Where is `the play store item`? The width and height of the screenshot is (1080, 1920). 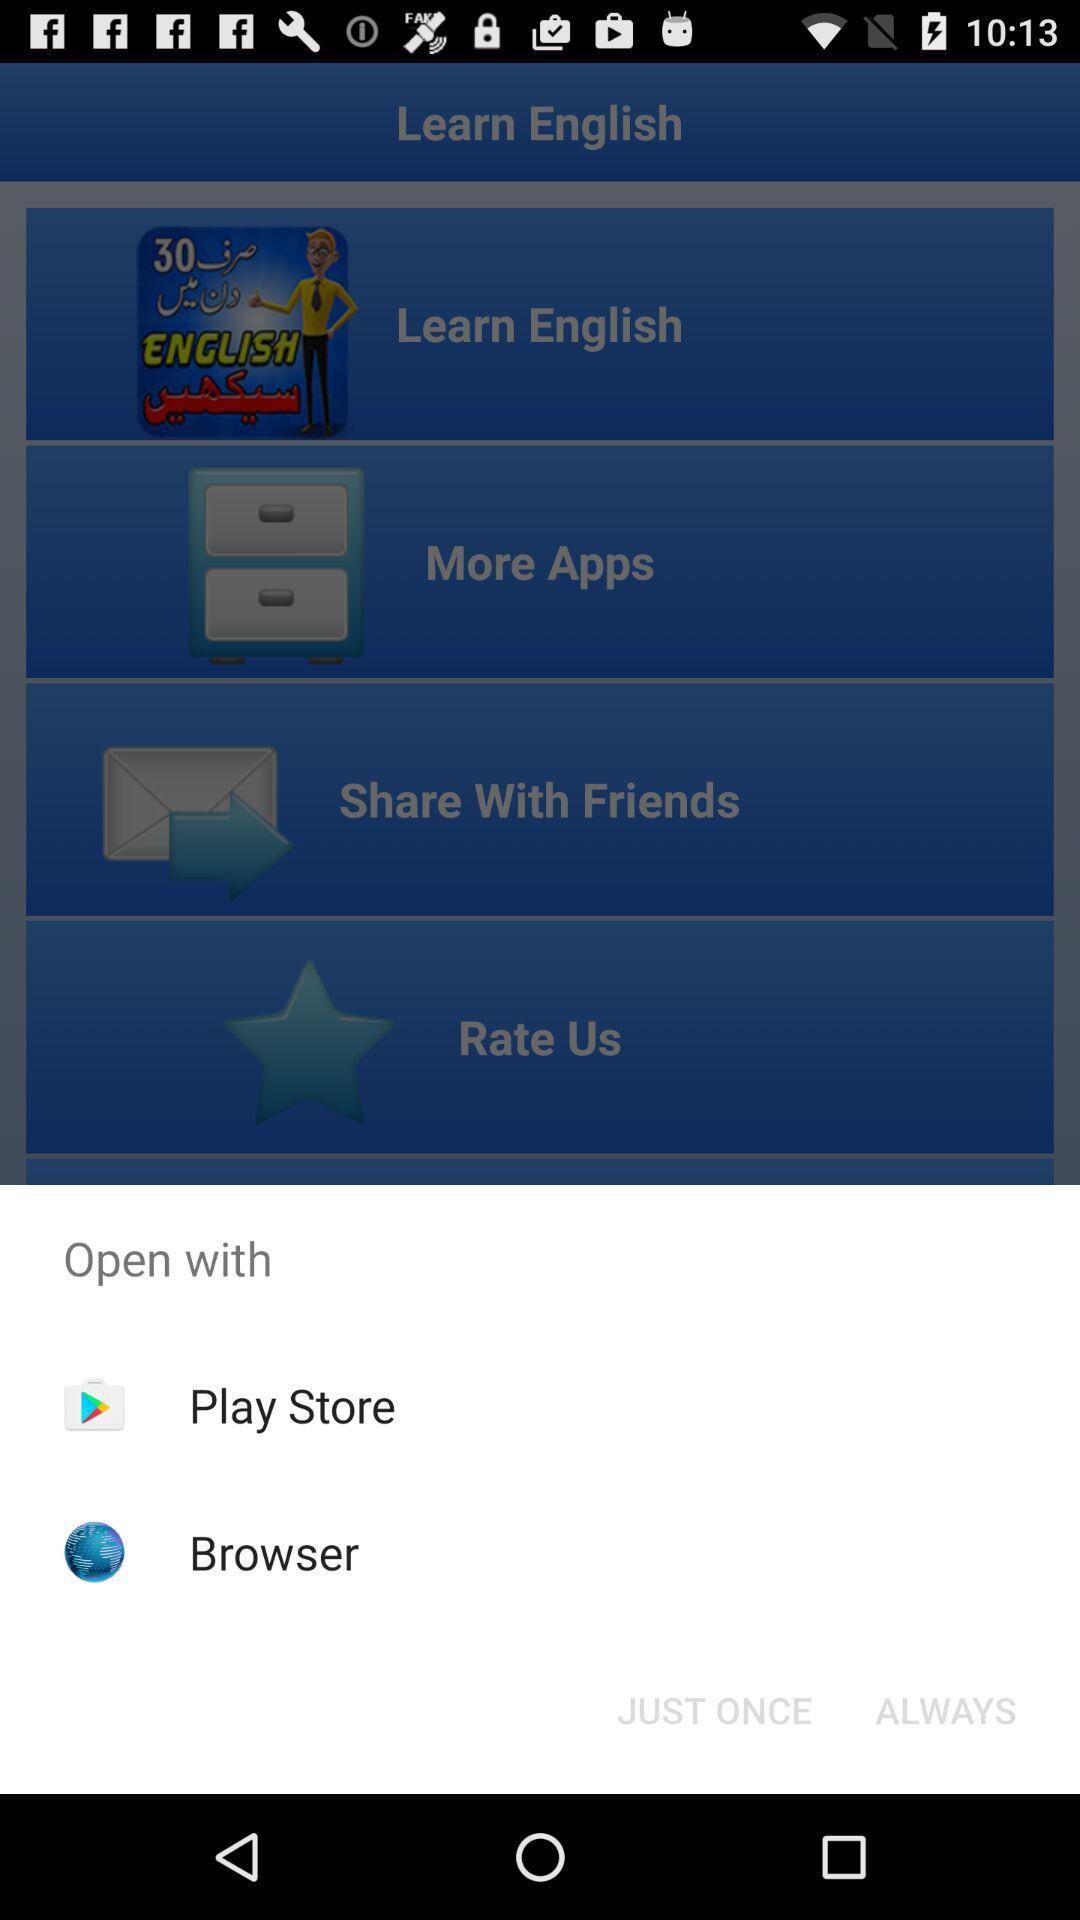
the play store item is located at coordinates (292, 1404).